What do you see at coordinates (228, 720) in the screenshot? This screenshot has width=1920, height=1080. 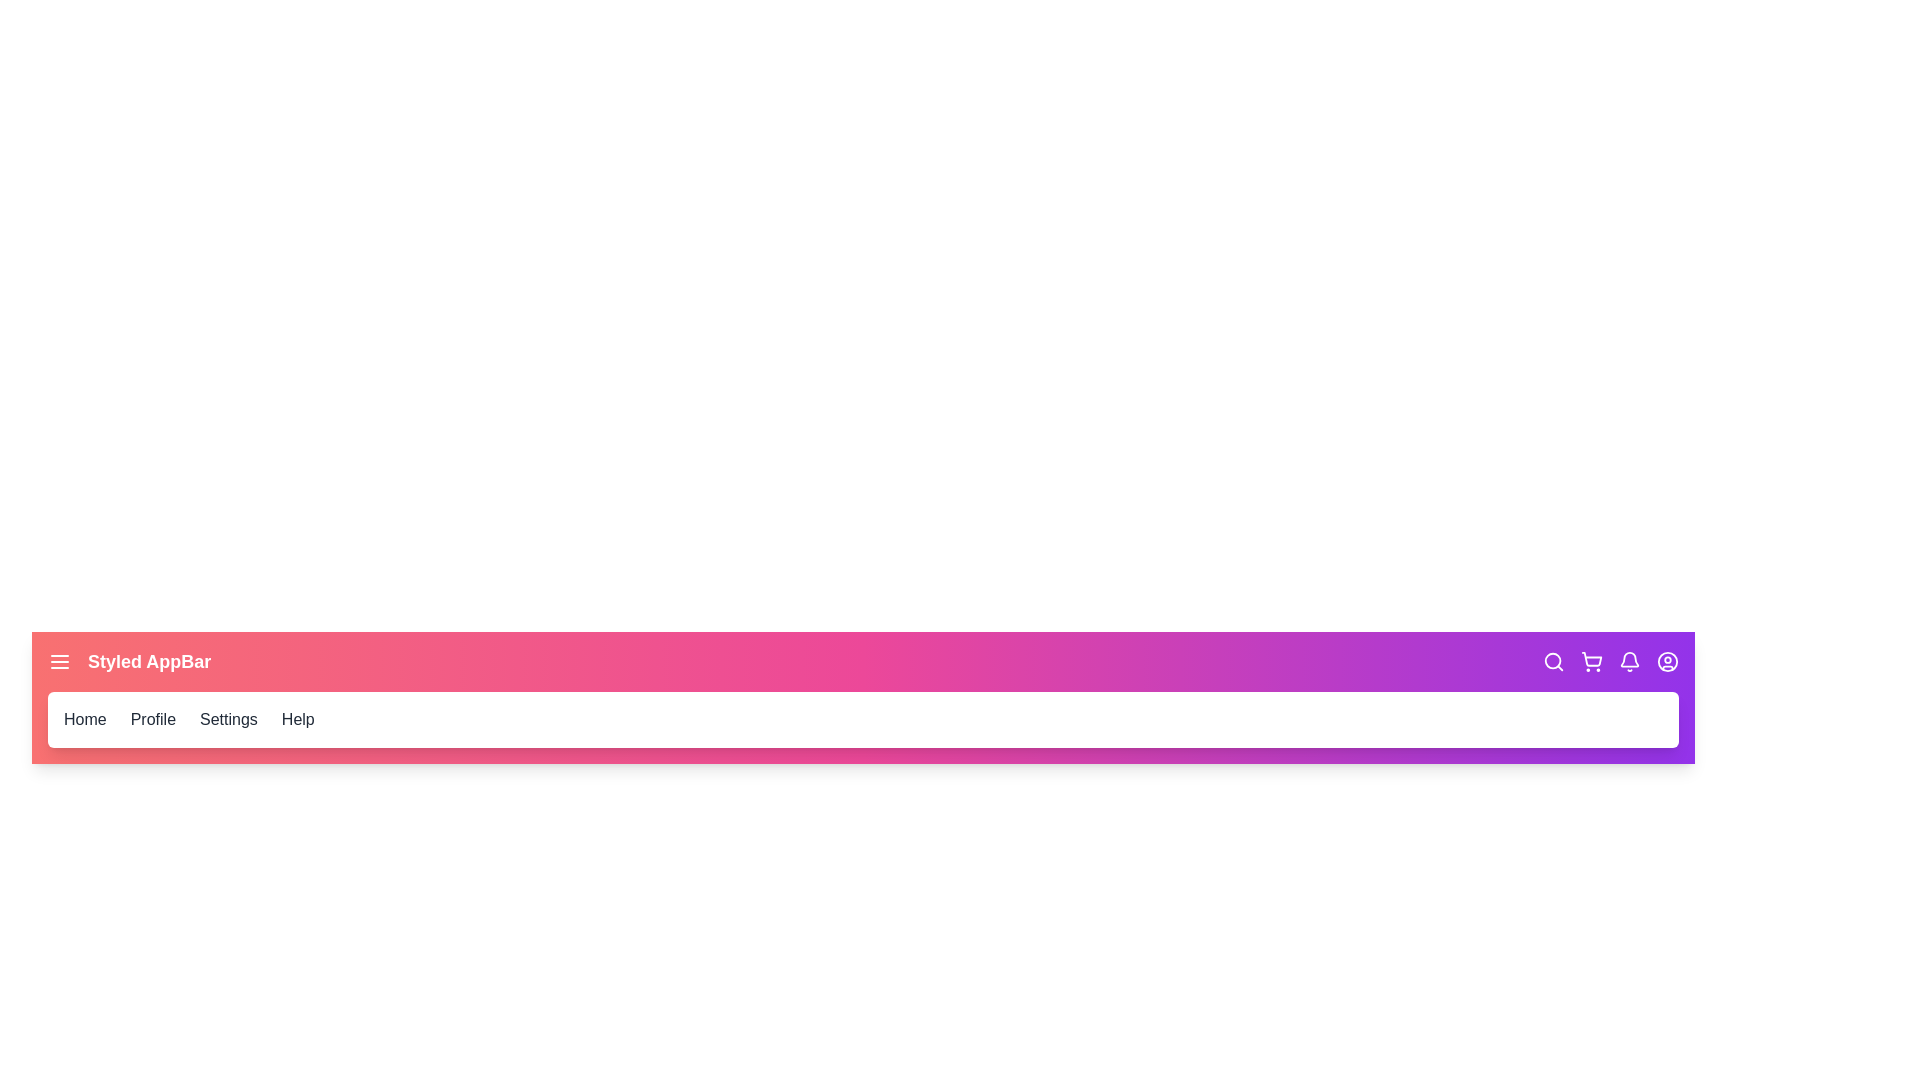 I see `the navigation option Settings from the menu` at bounding box center [228, 720].